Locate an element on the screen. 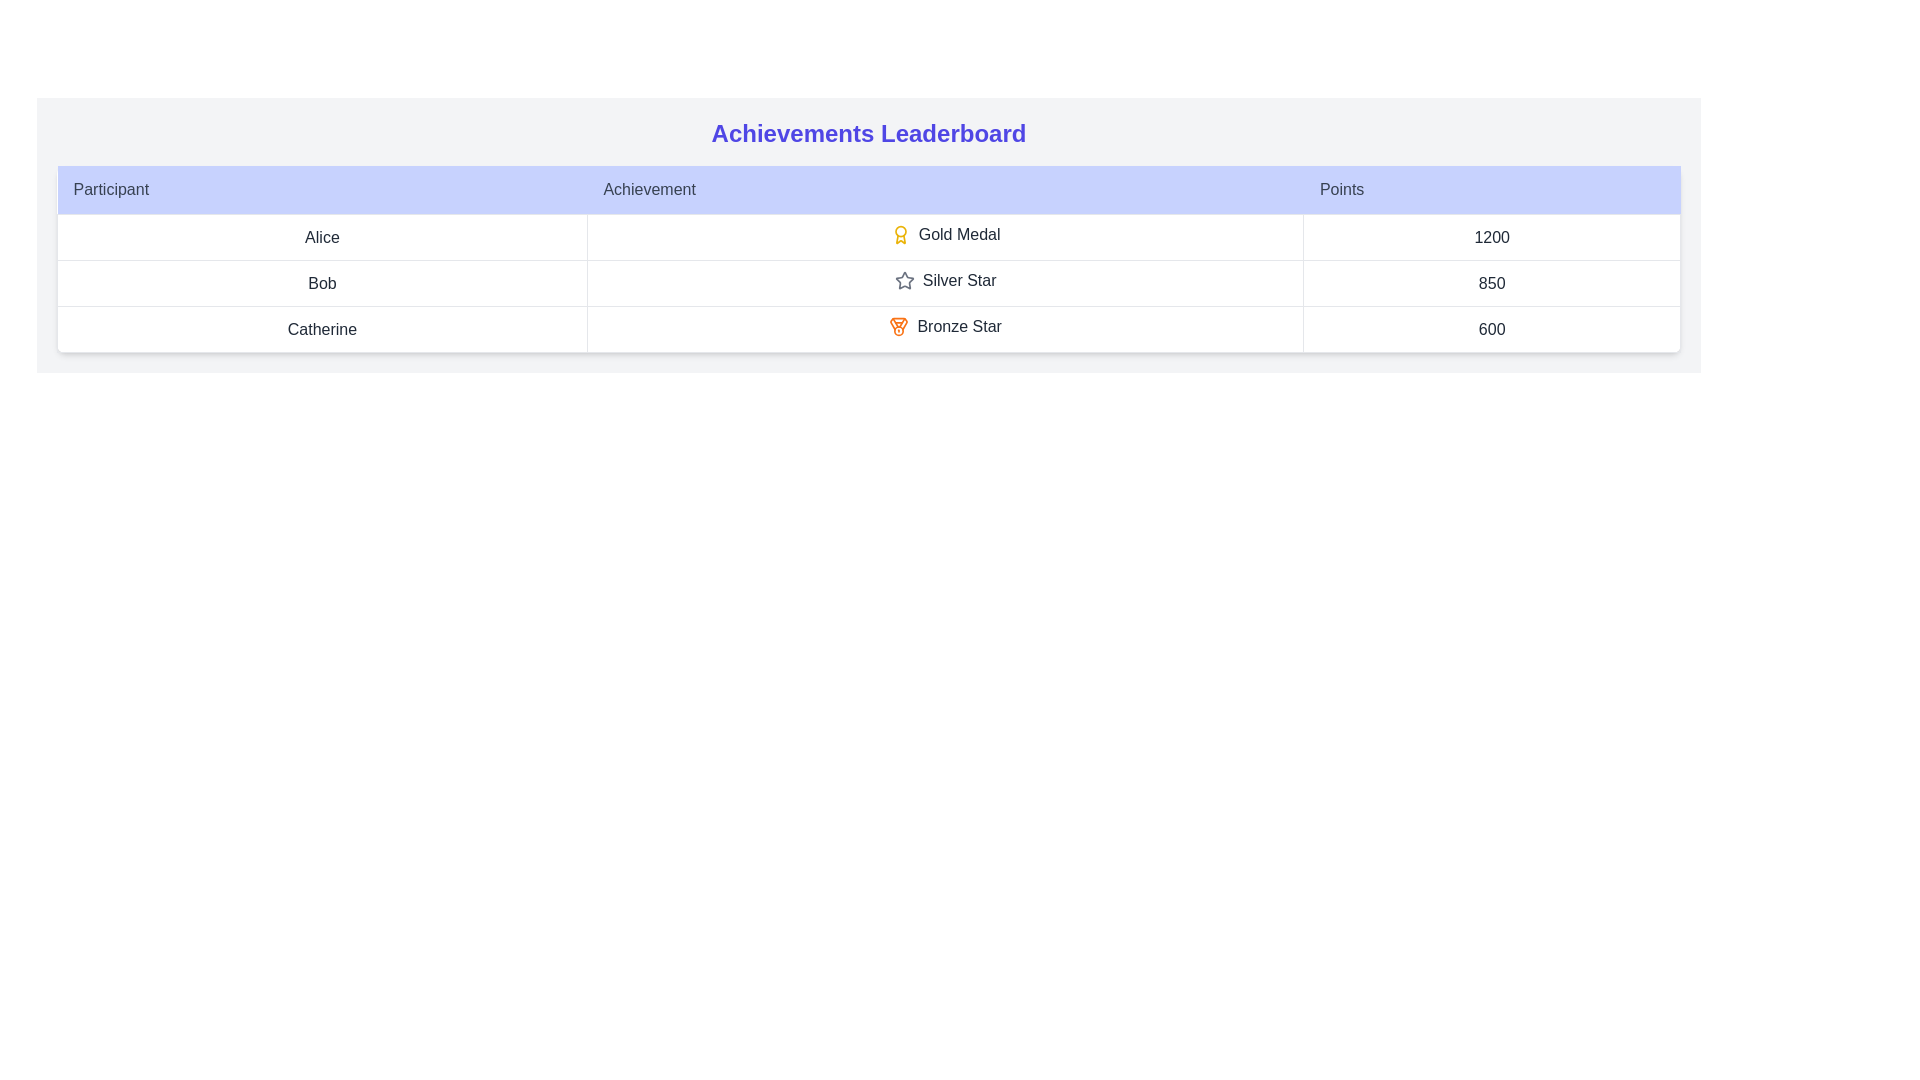  the star-shaped outline icon with a hollow interior, which is light gray and located next to the text 'Silver Star' in the second row of the table under the 'Achievement' column is located at coordinates (903, 281).